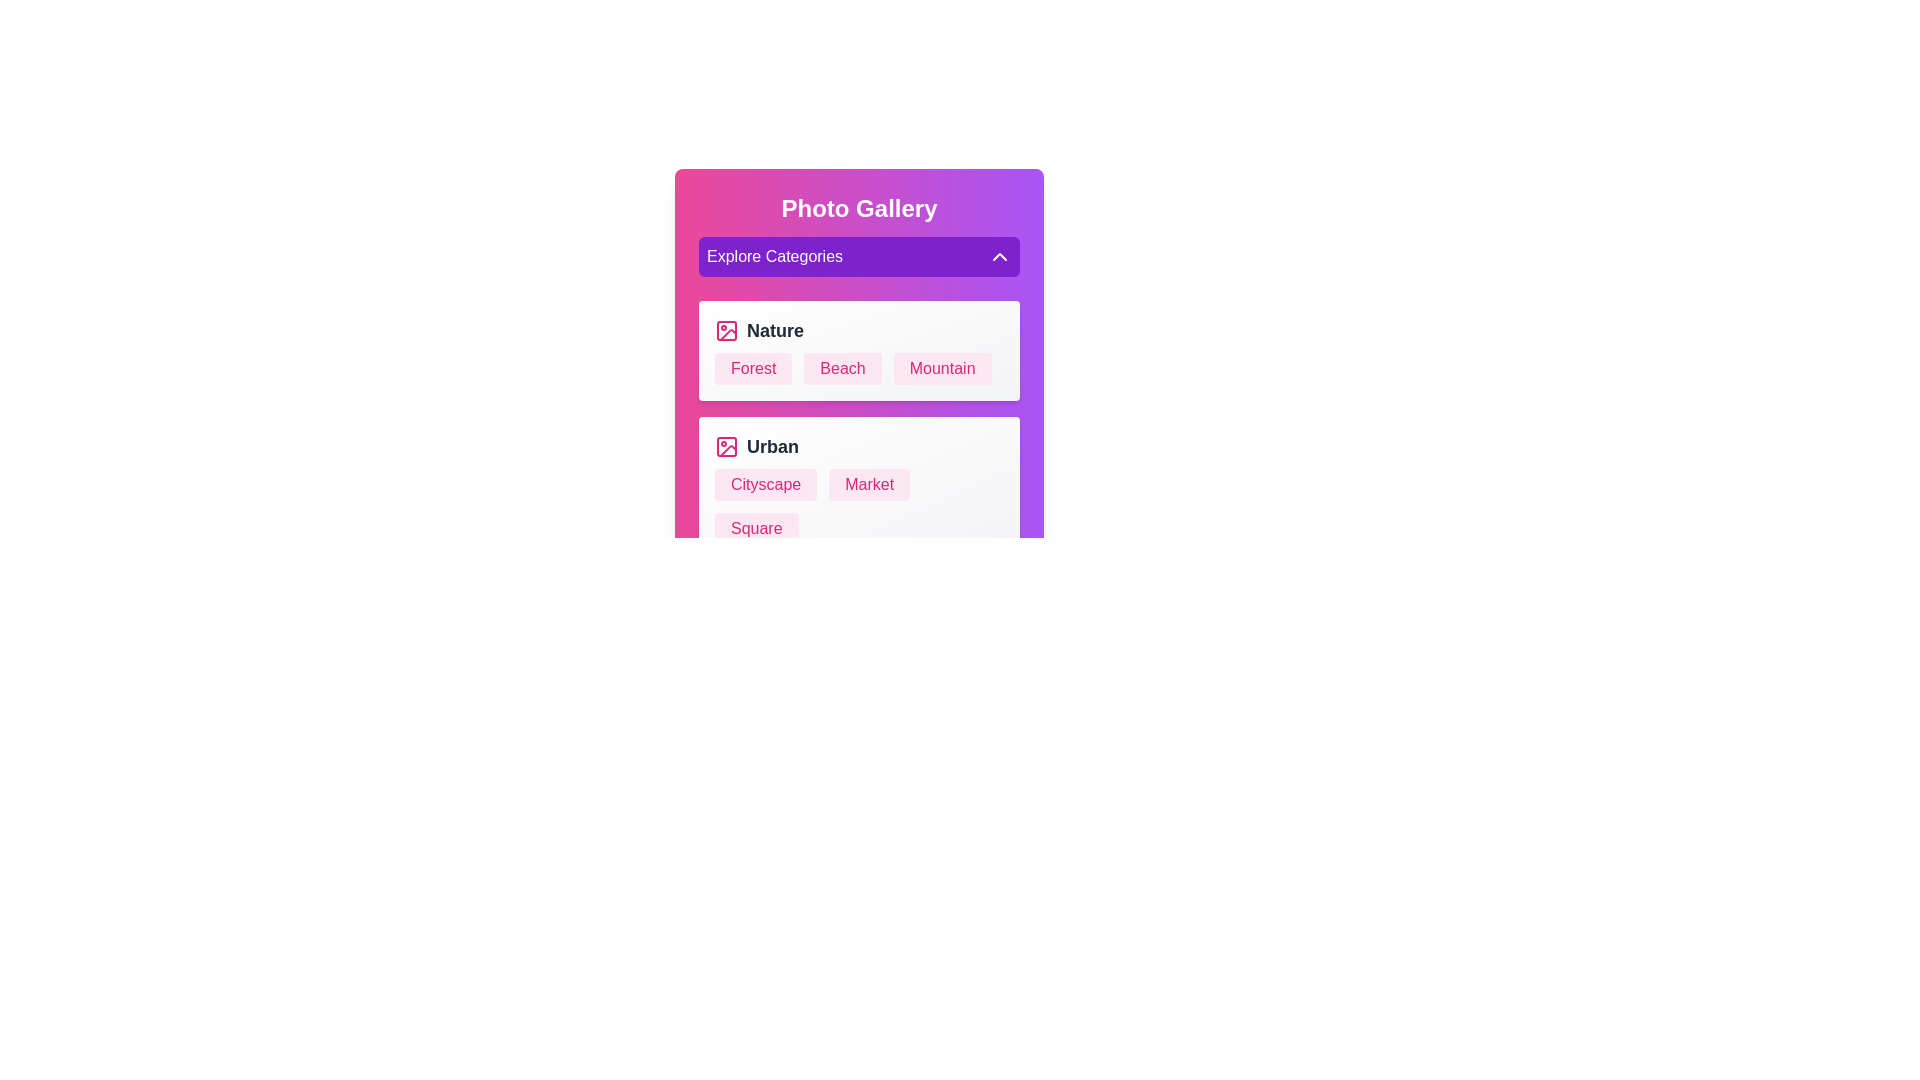 The width and height of the screenshot is (1920, 1080). What do you see at coordinates (843, 369) in the screenshot?
I see `the text element labeled 'Beach' to select it` at bounding box center [843, 369].